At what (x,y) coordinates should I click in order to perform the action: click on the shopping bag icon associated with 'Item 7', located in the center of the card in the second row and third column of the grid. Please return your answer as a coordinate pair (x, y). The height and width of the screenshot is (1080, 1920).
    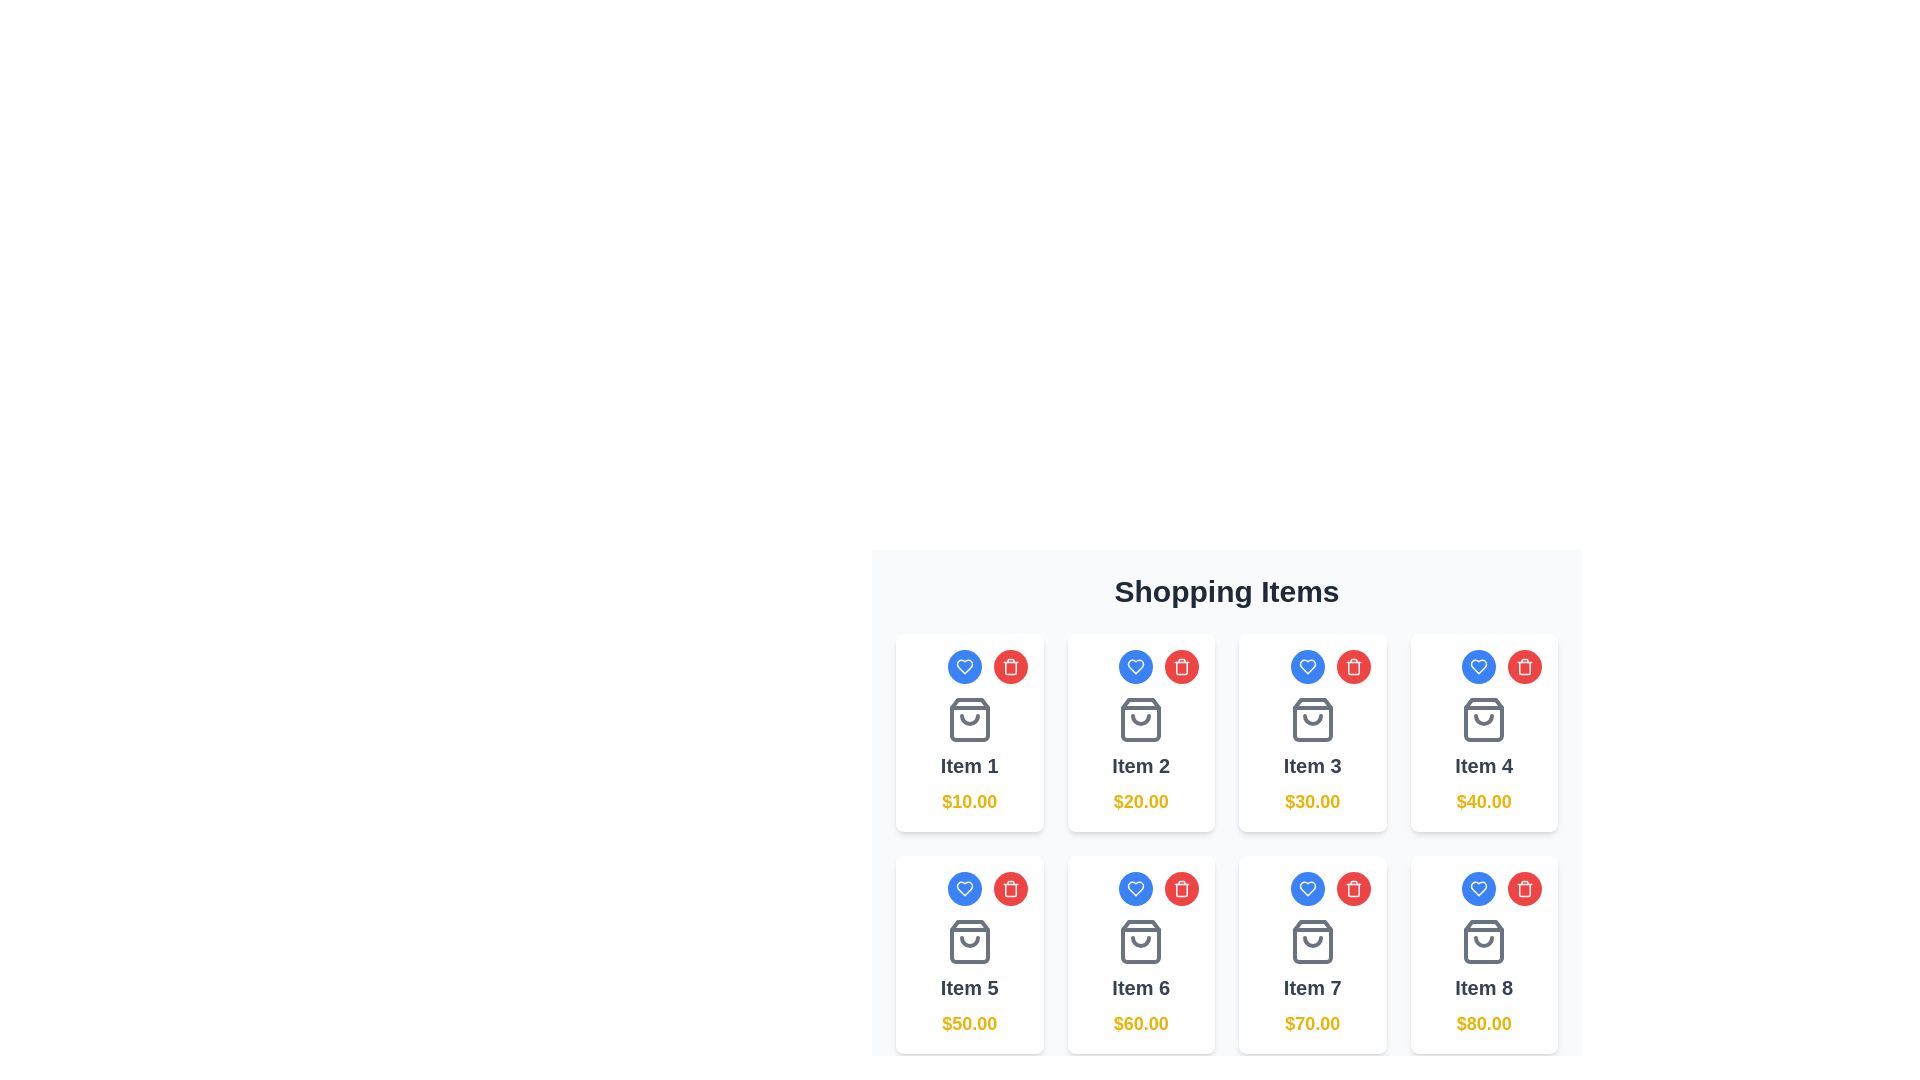
    Looking at the image, I should click on (1312, 941).